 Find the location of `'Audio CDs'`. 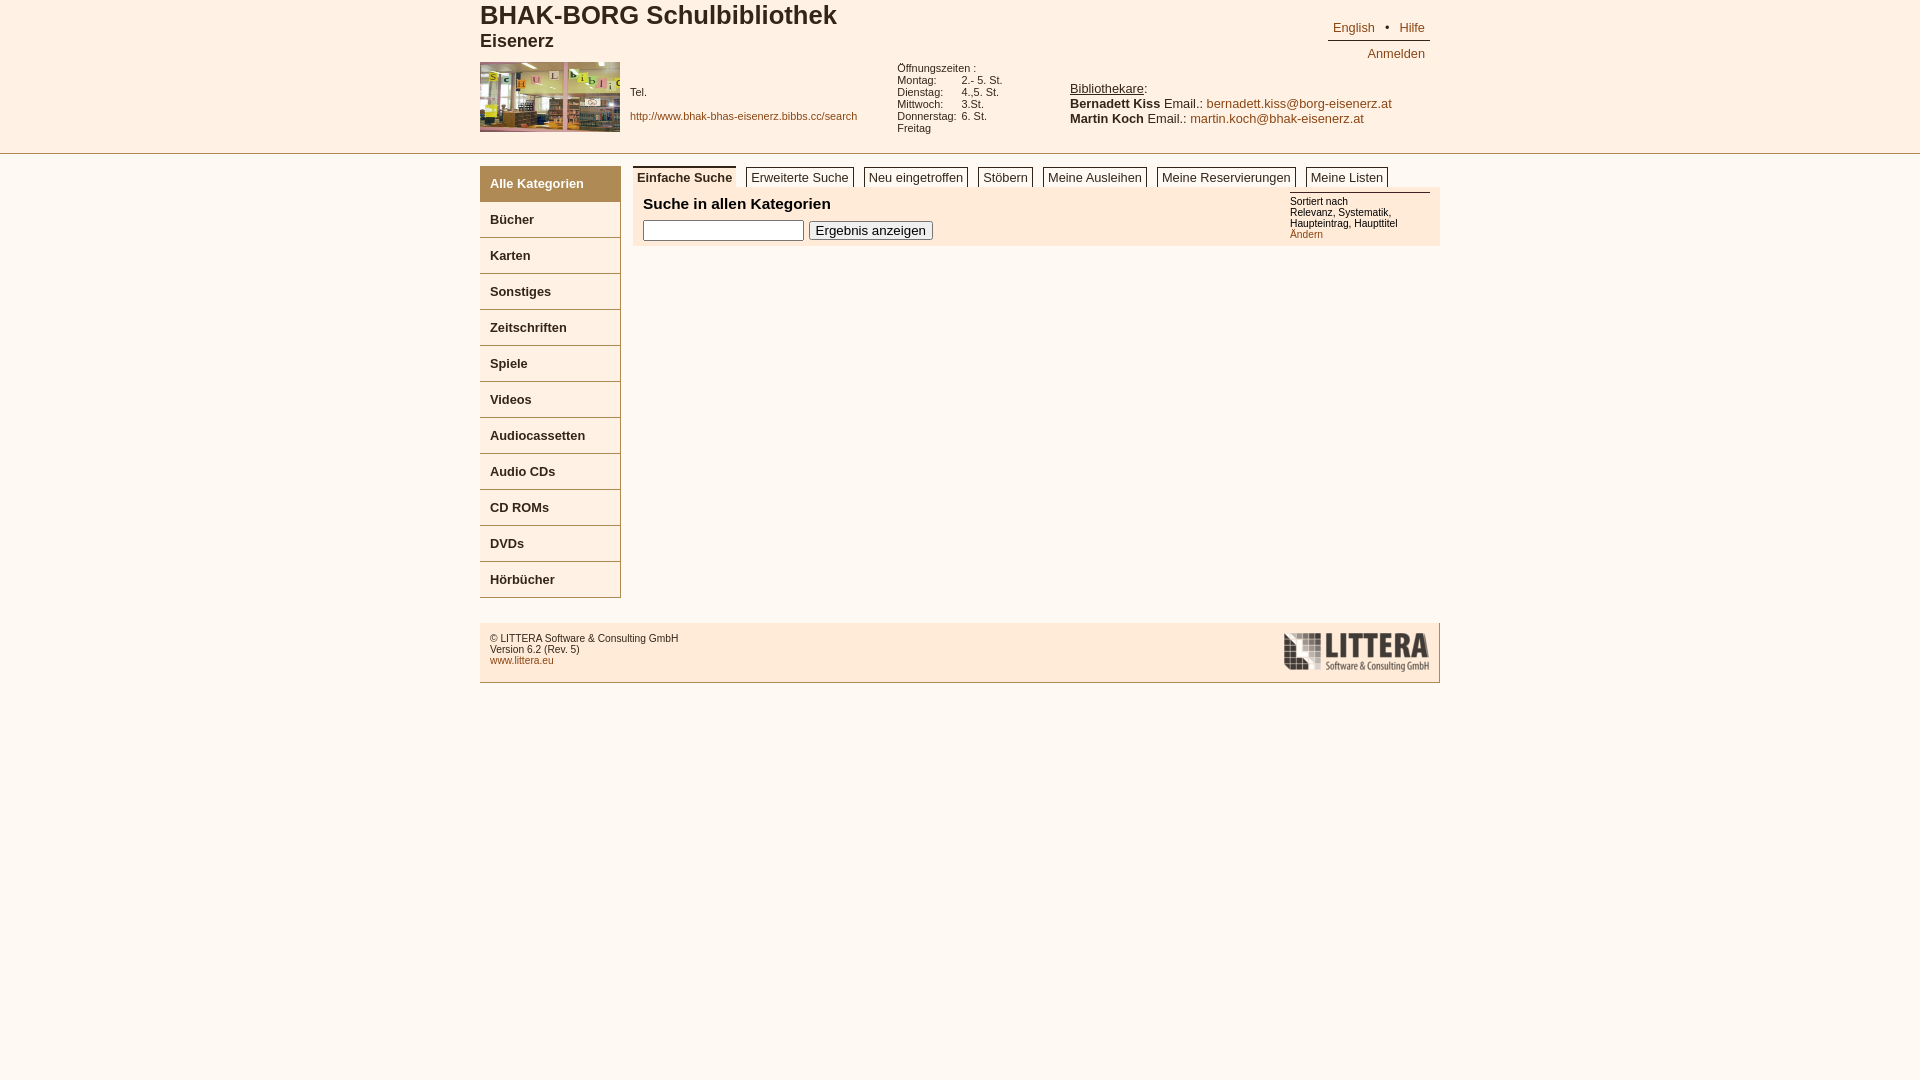

'Audio CDs' is located at coordinates (550, 471).